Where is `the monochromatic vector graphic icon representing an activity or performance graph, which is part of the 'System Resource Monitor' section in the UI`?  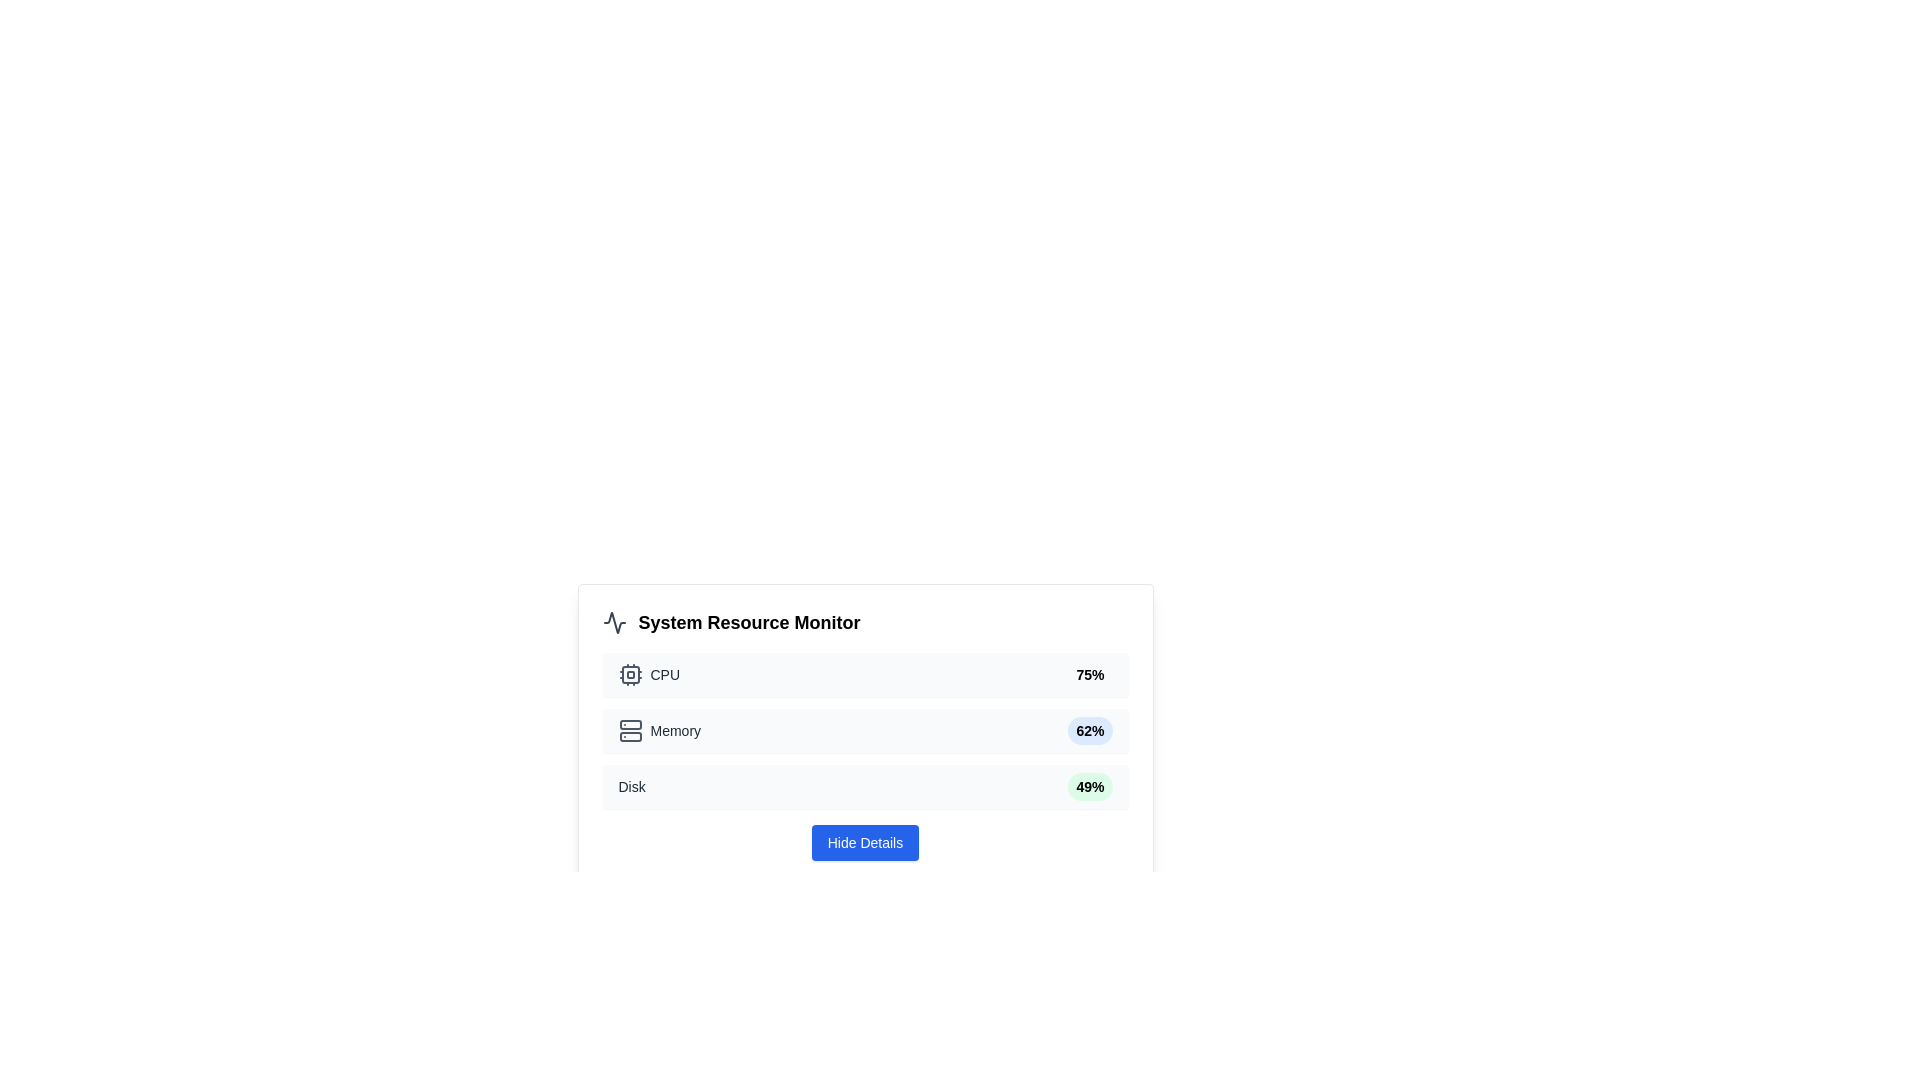 the monochromatic vector graphic icon representing an activity or performance graph, which is part of the 'System Resource Monitor' section in the UI is located at coordinates (613, 622).